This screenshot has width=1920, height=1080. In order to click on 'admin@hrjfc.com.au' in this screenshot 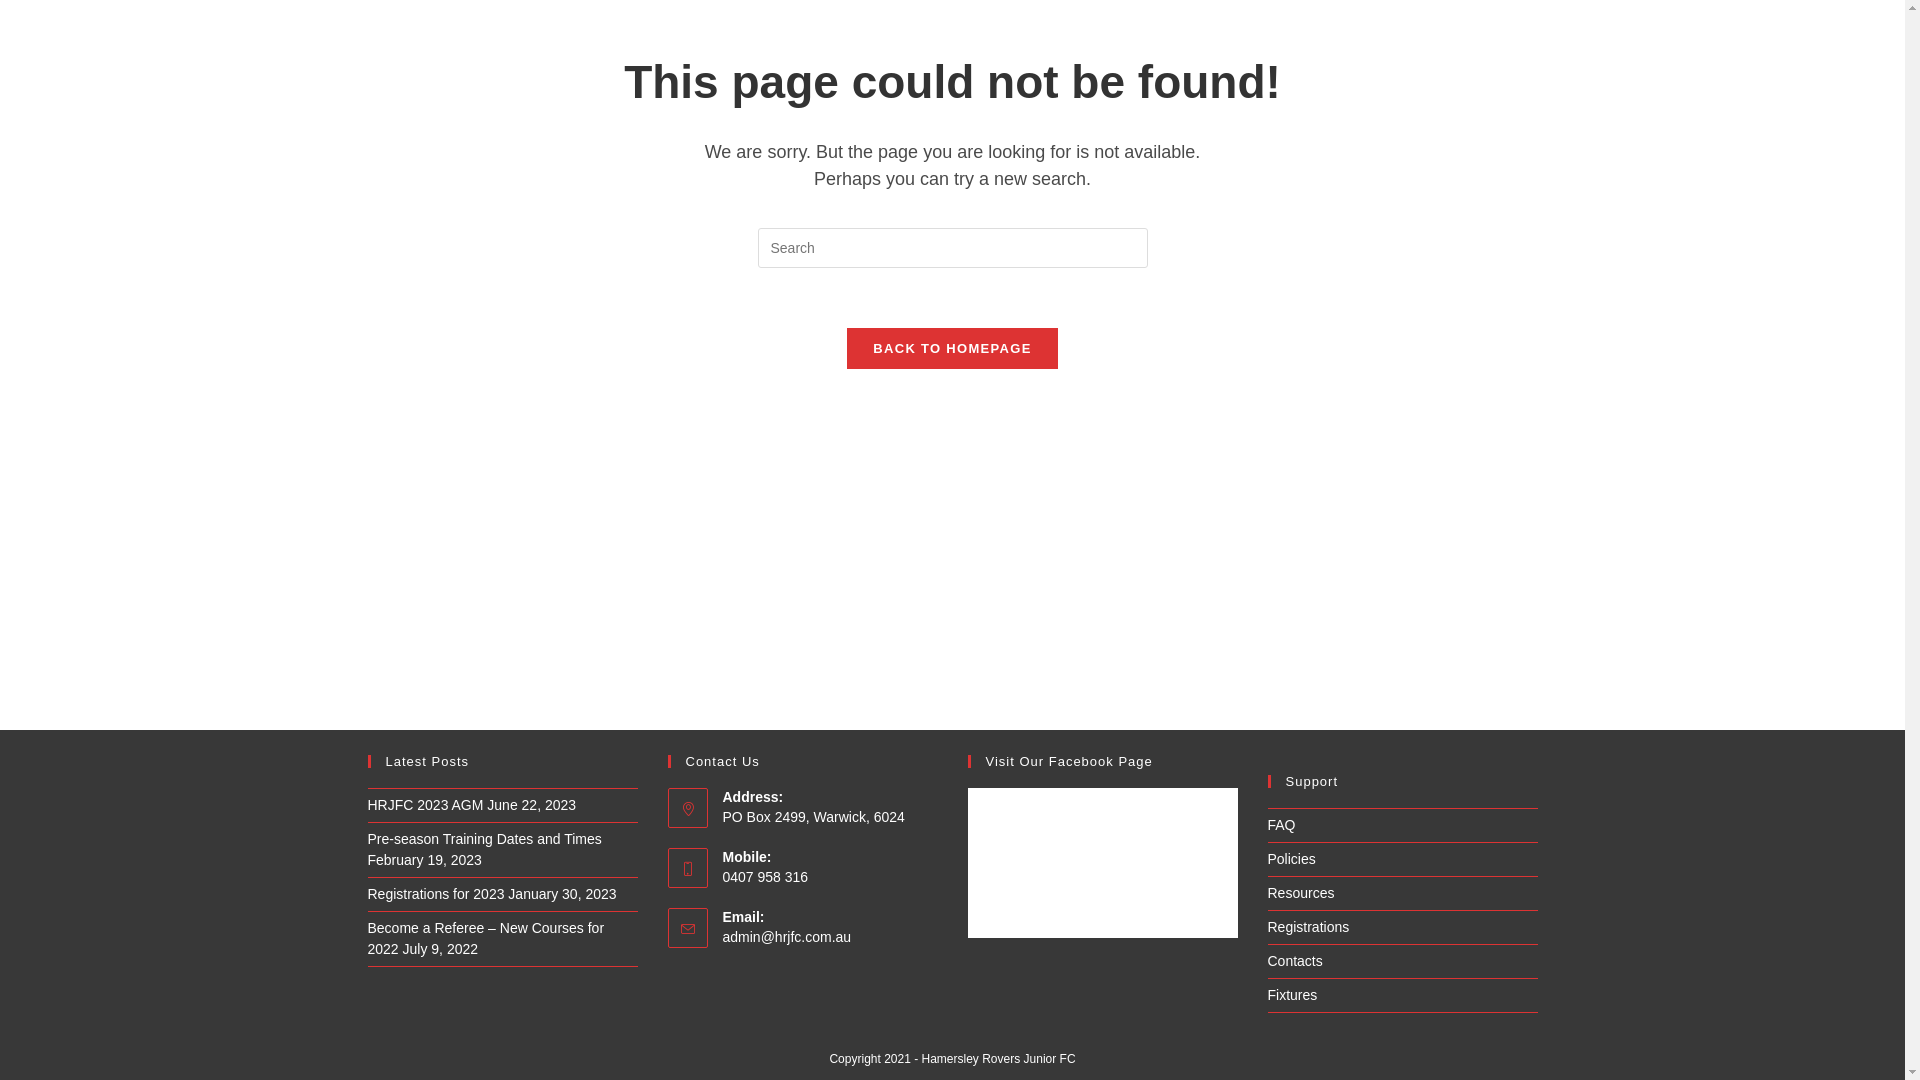, I will do `click(720, 937)`.